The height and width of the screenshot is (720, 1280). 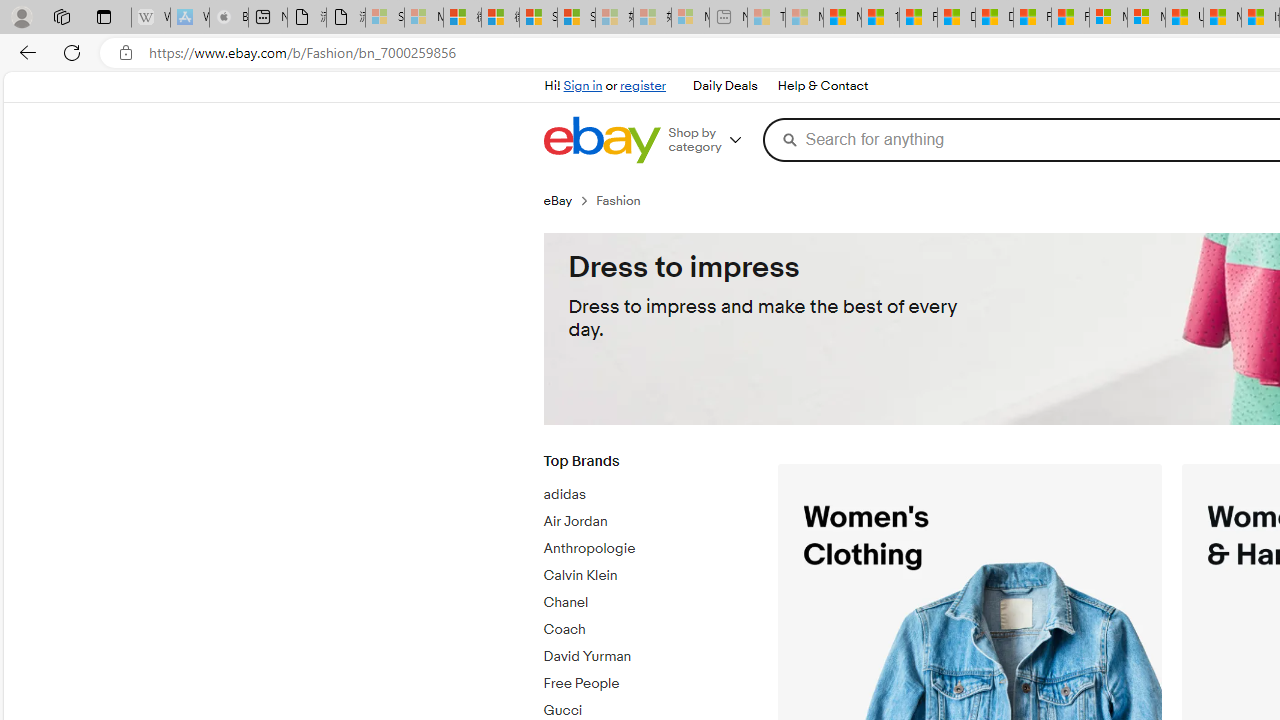 I want to click on 'eBay Home', so click(x=600, y=139).